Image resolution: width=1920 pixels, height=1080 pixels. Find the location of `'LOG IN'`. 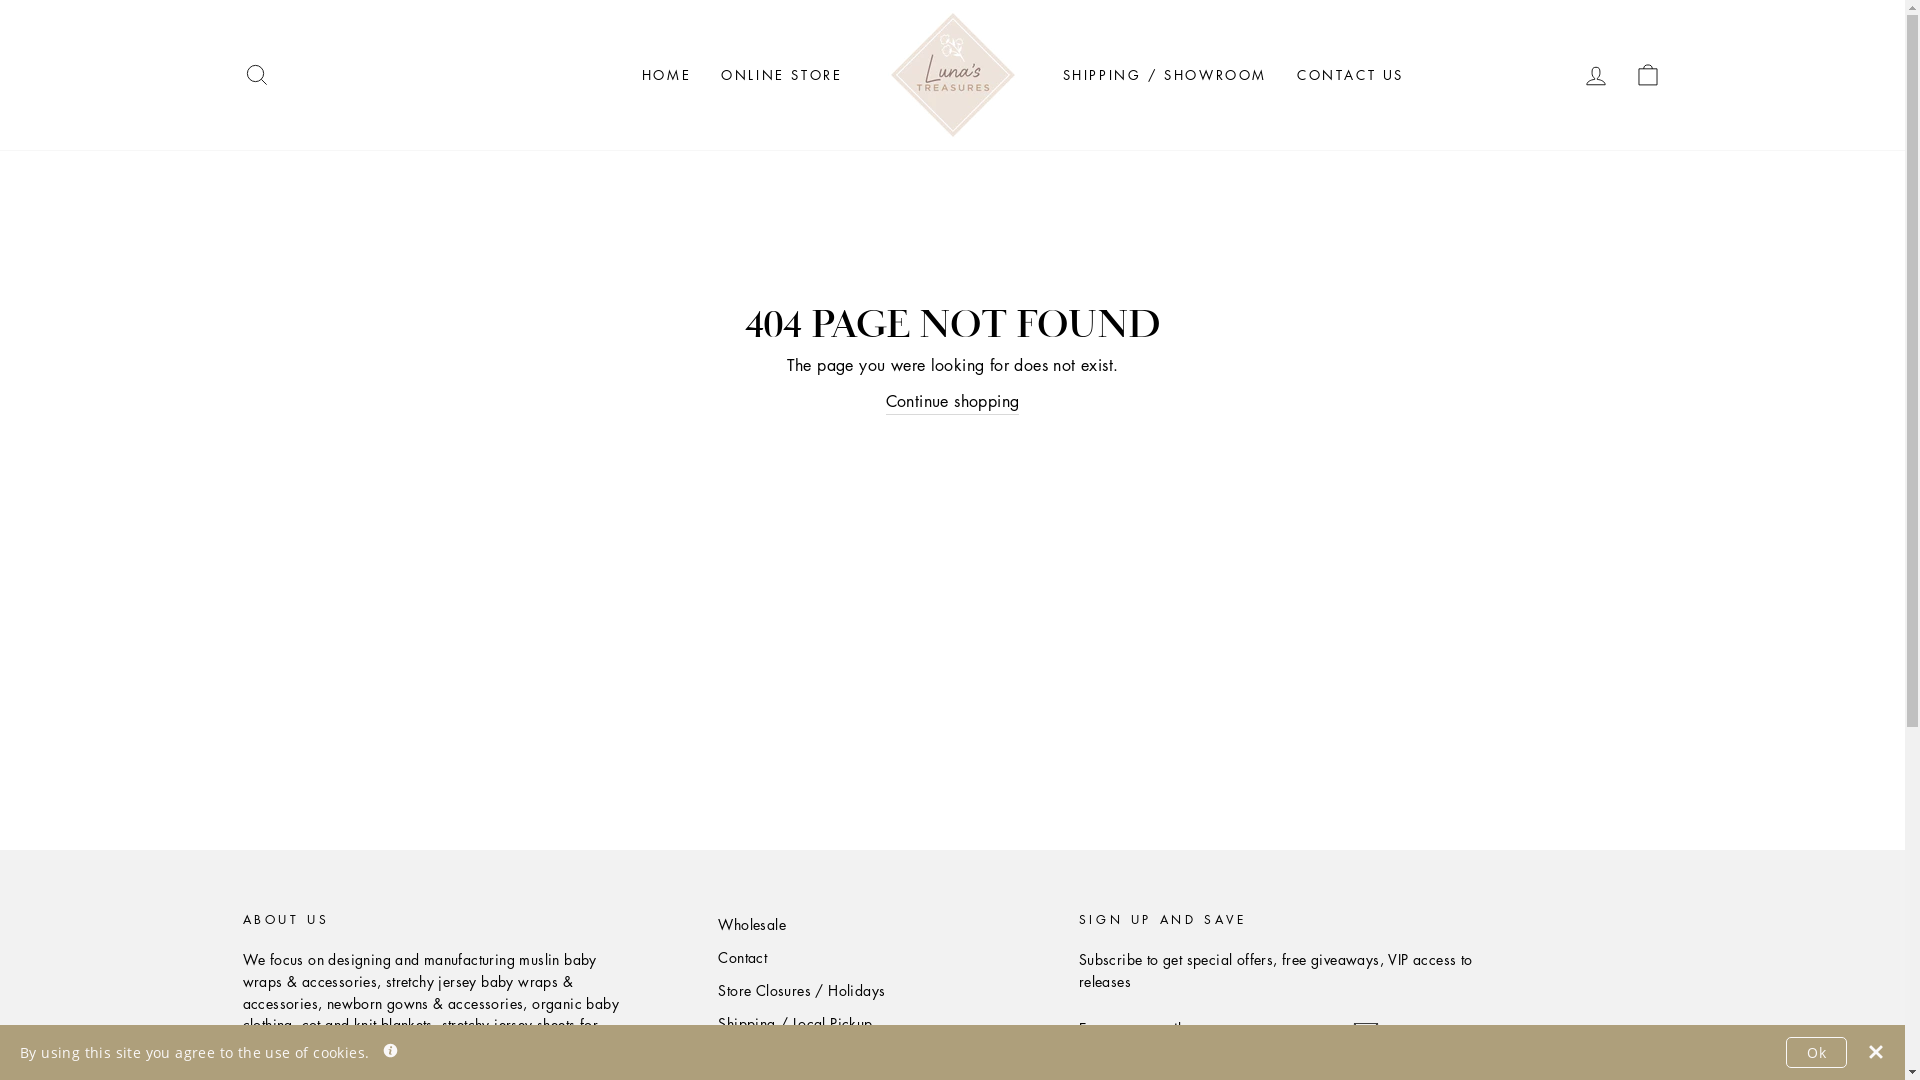

'LOG IN' is located at coordinates (1568, 74).